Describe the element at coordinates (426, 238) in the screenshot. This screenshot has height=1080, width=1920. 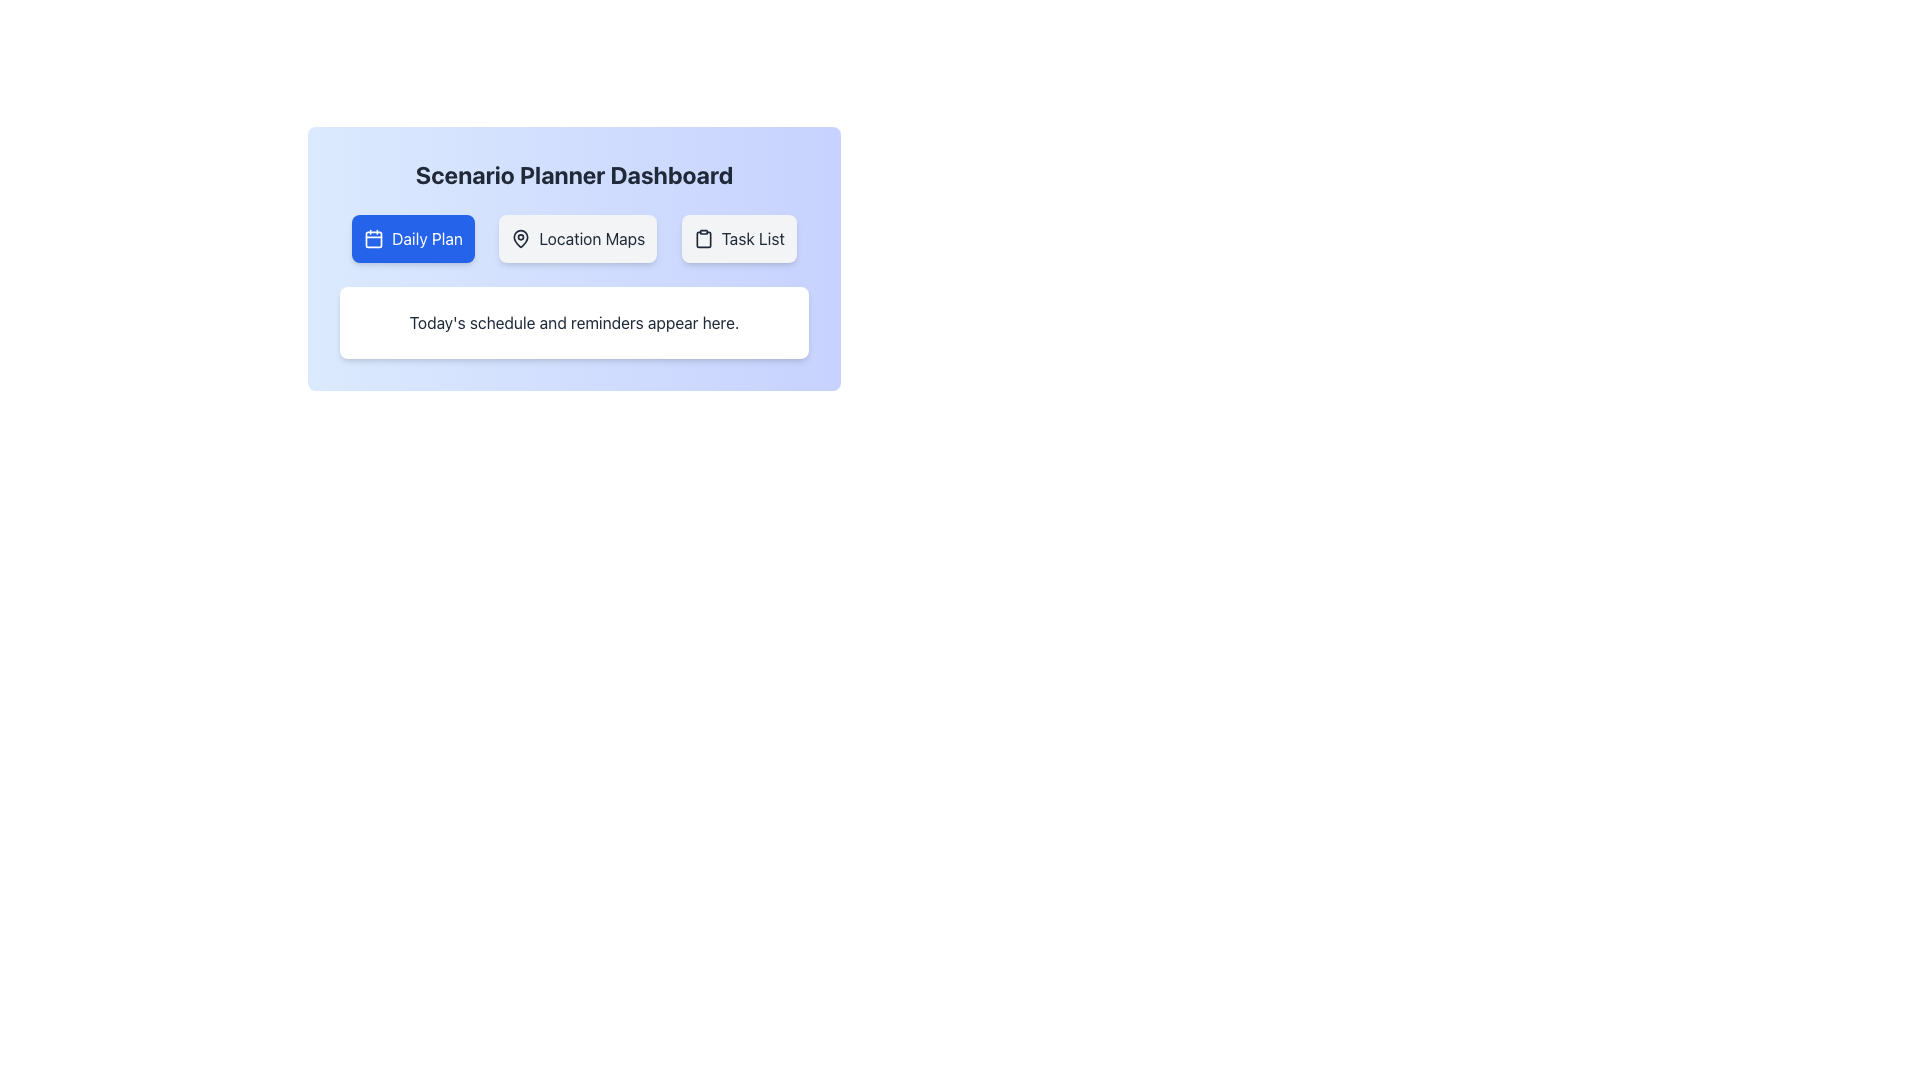
I see `the 'Daily Plan' text label located in the first button of the horizontal button group below the 'Scenario Planner Dashboard' heading` at that location.